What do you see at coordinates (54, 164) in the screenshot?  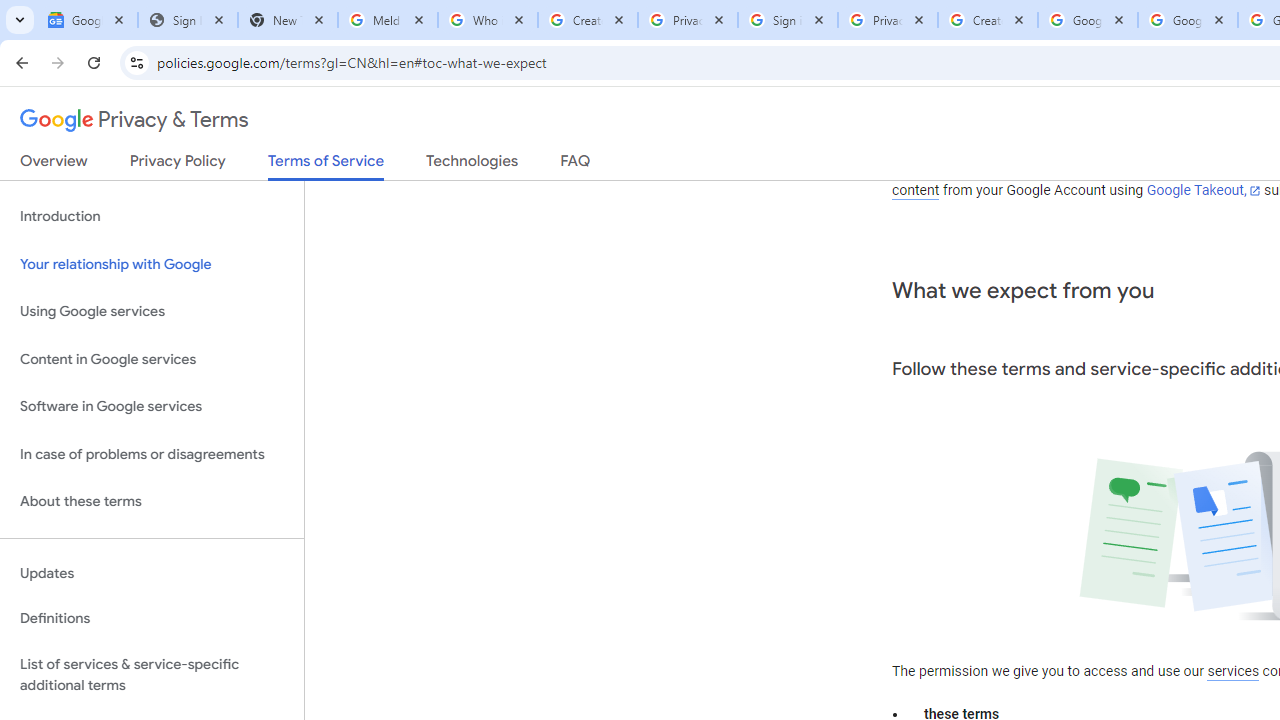 I see `'Overview'` at bounding box center [54, 164].